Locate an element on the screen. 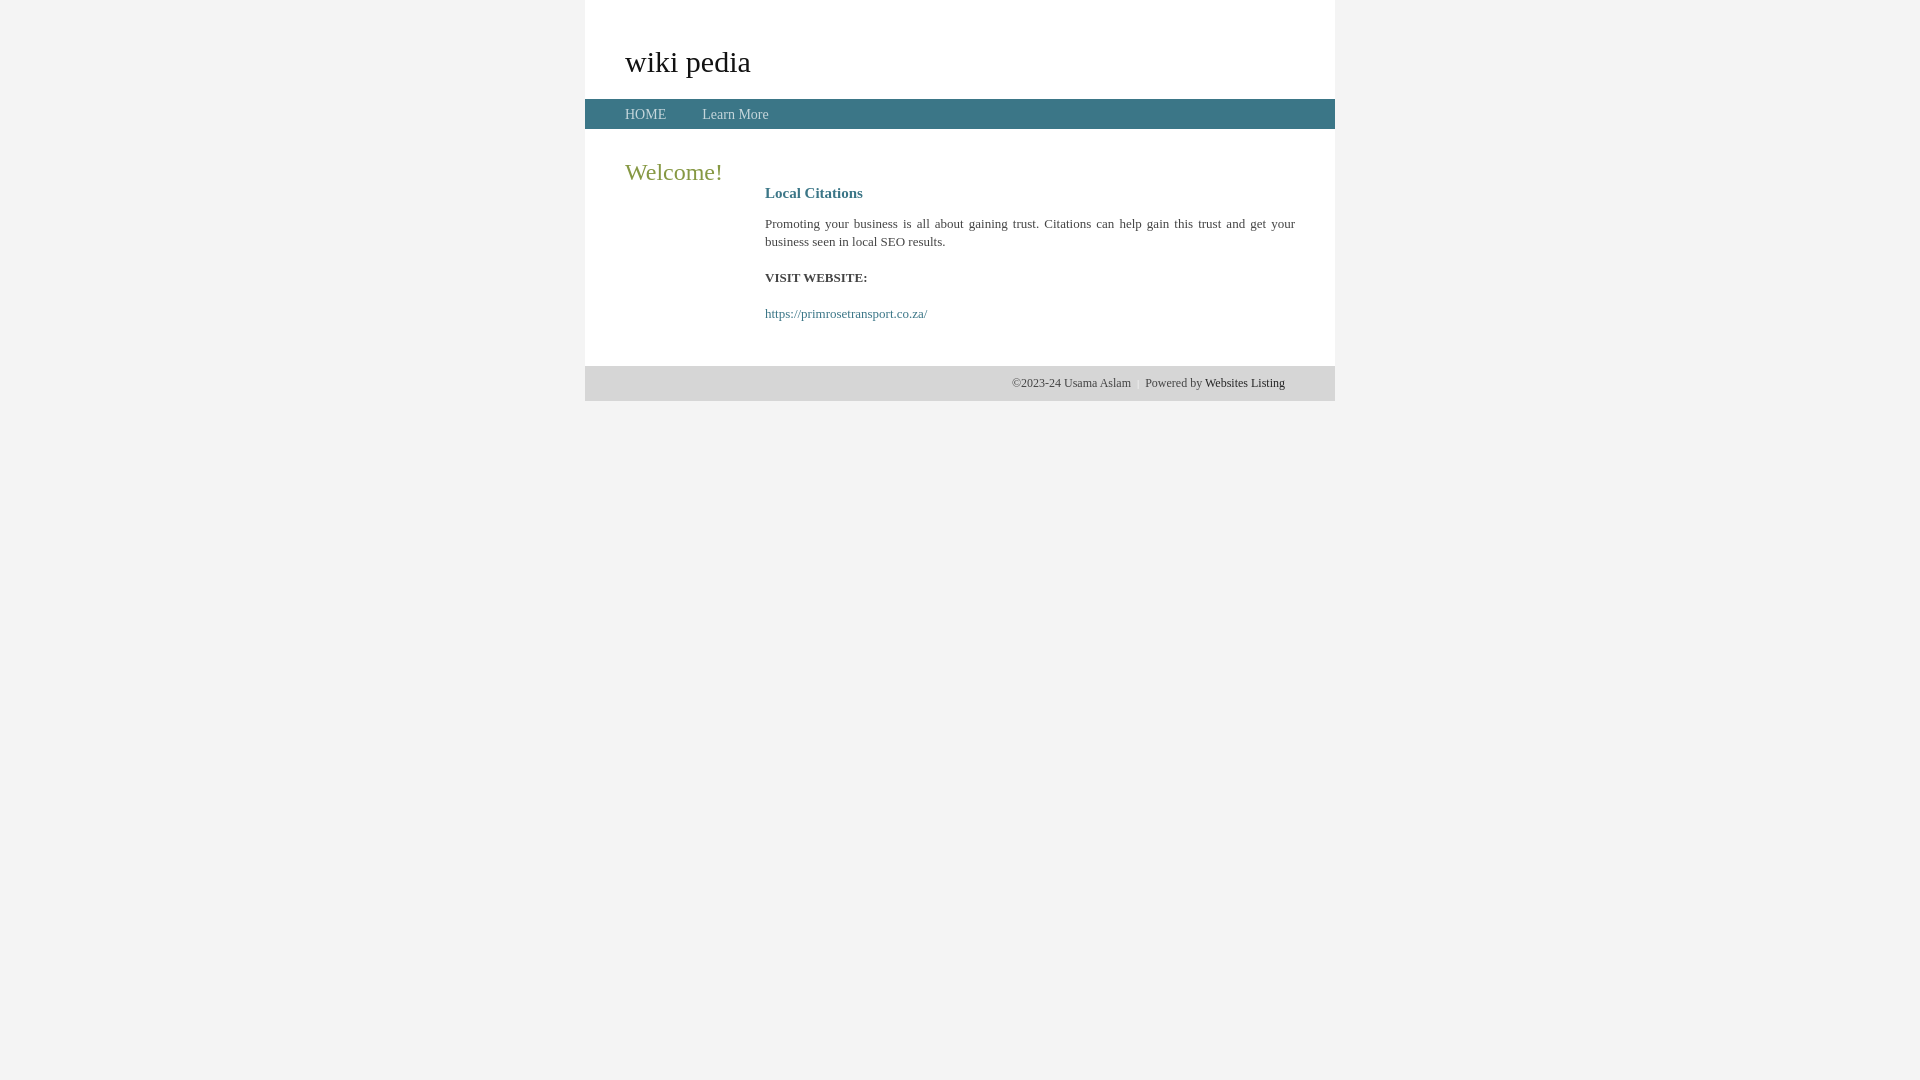 The image size is (1920, 1080). 'Learn More' is located at coordinates (733, 114).